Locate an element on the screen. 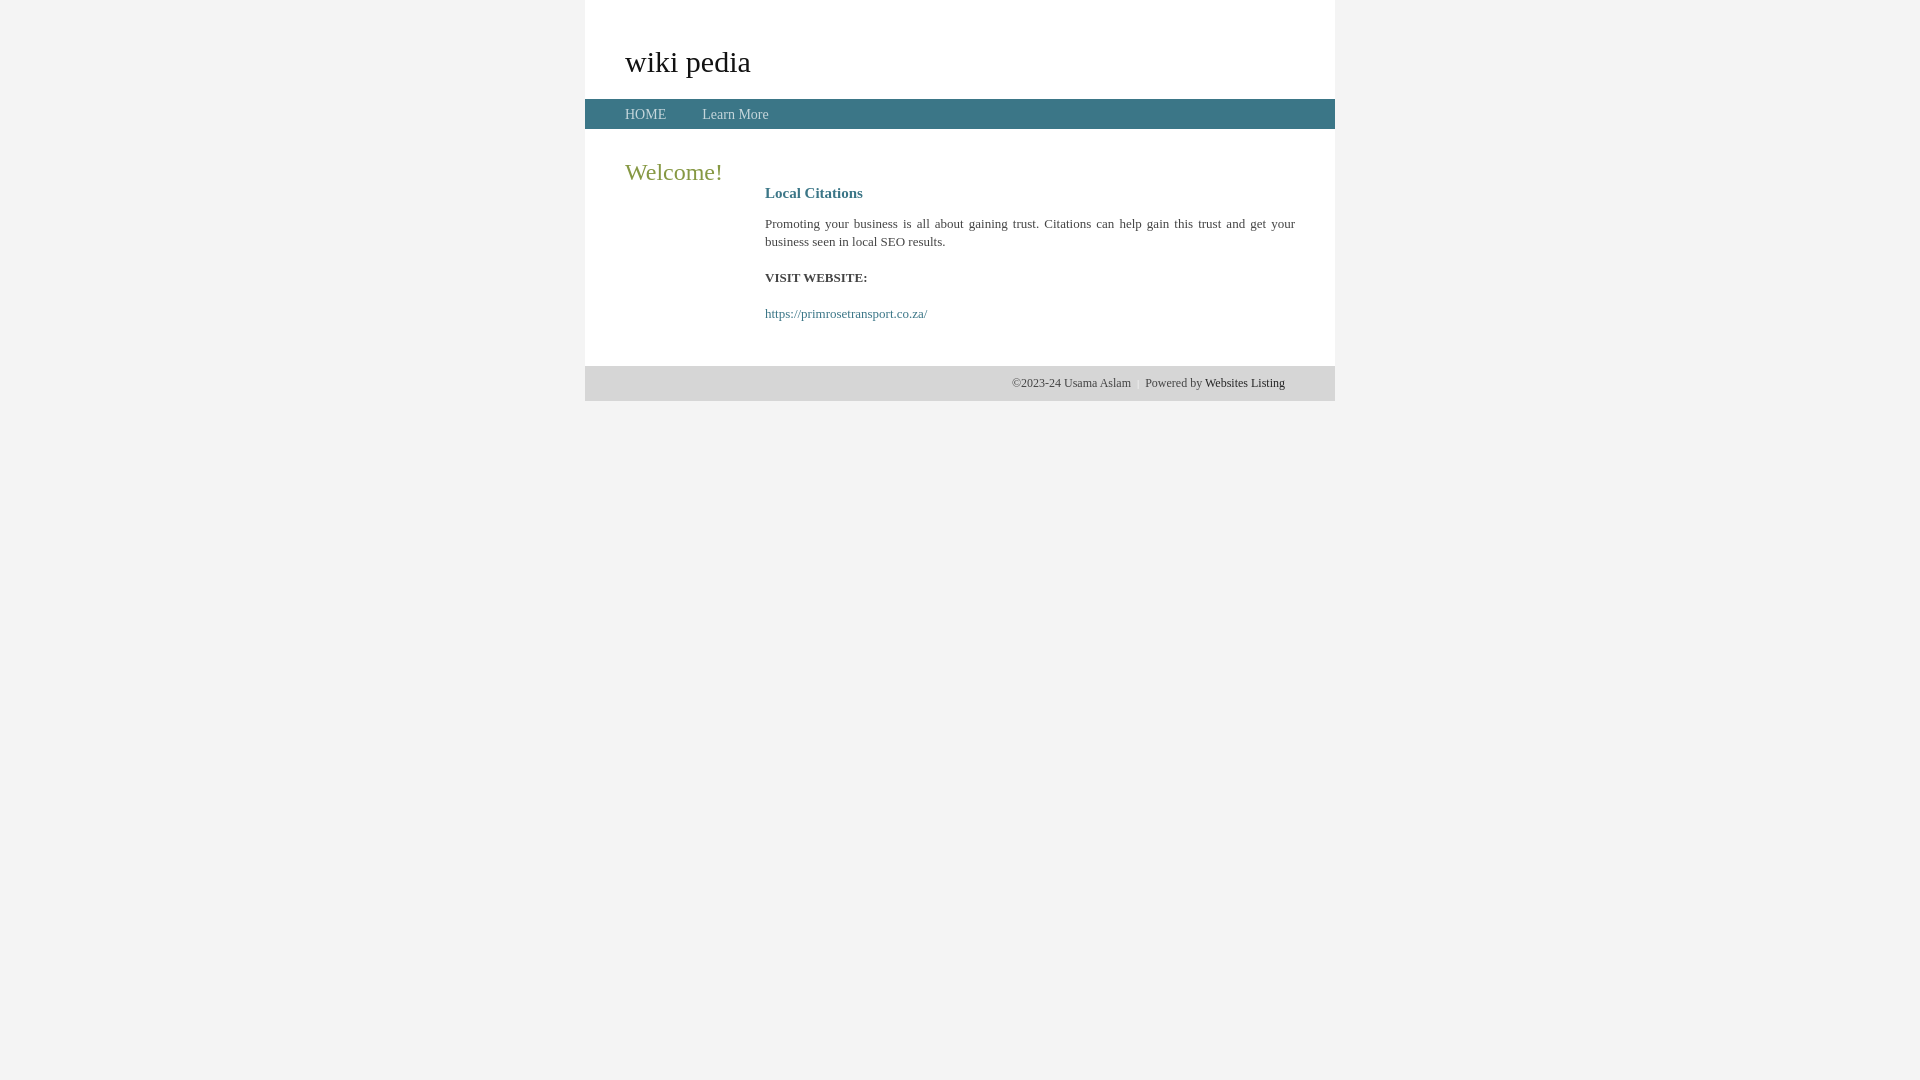 The image size is (1920, 1080). 'Learn More' is located at coordinates (733, 114).